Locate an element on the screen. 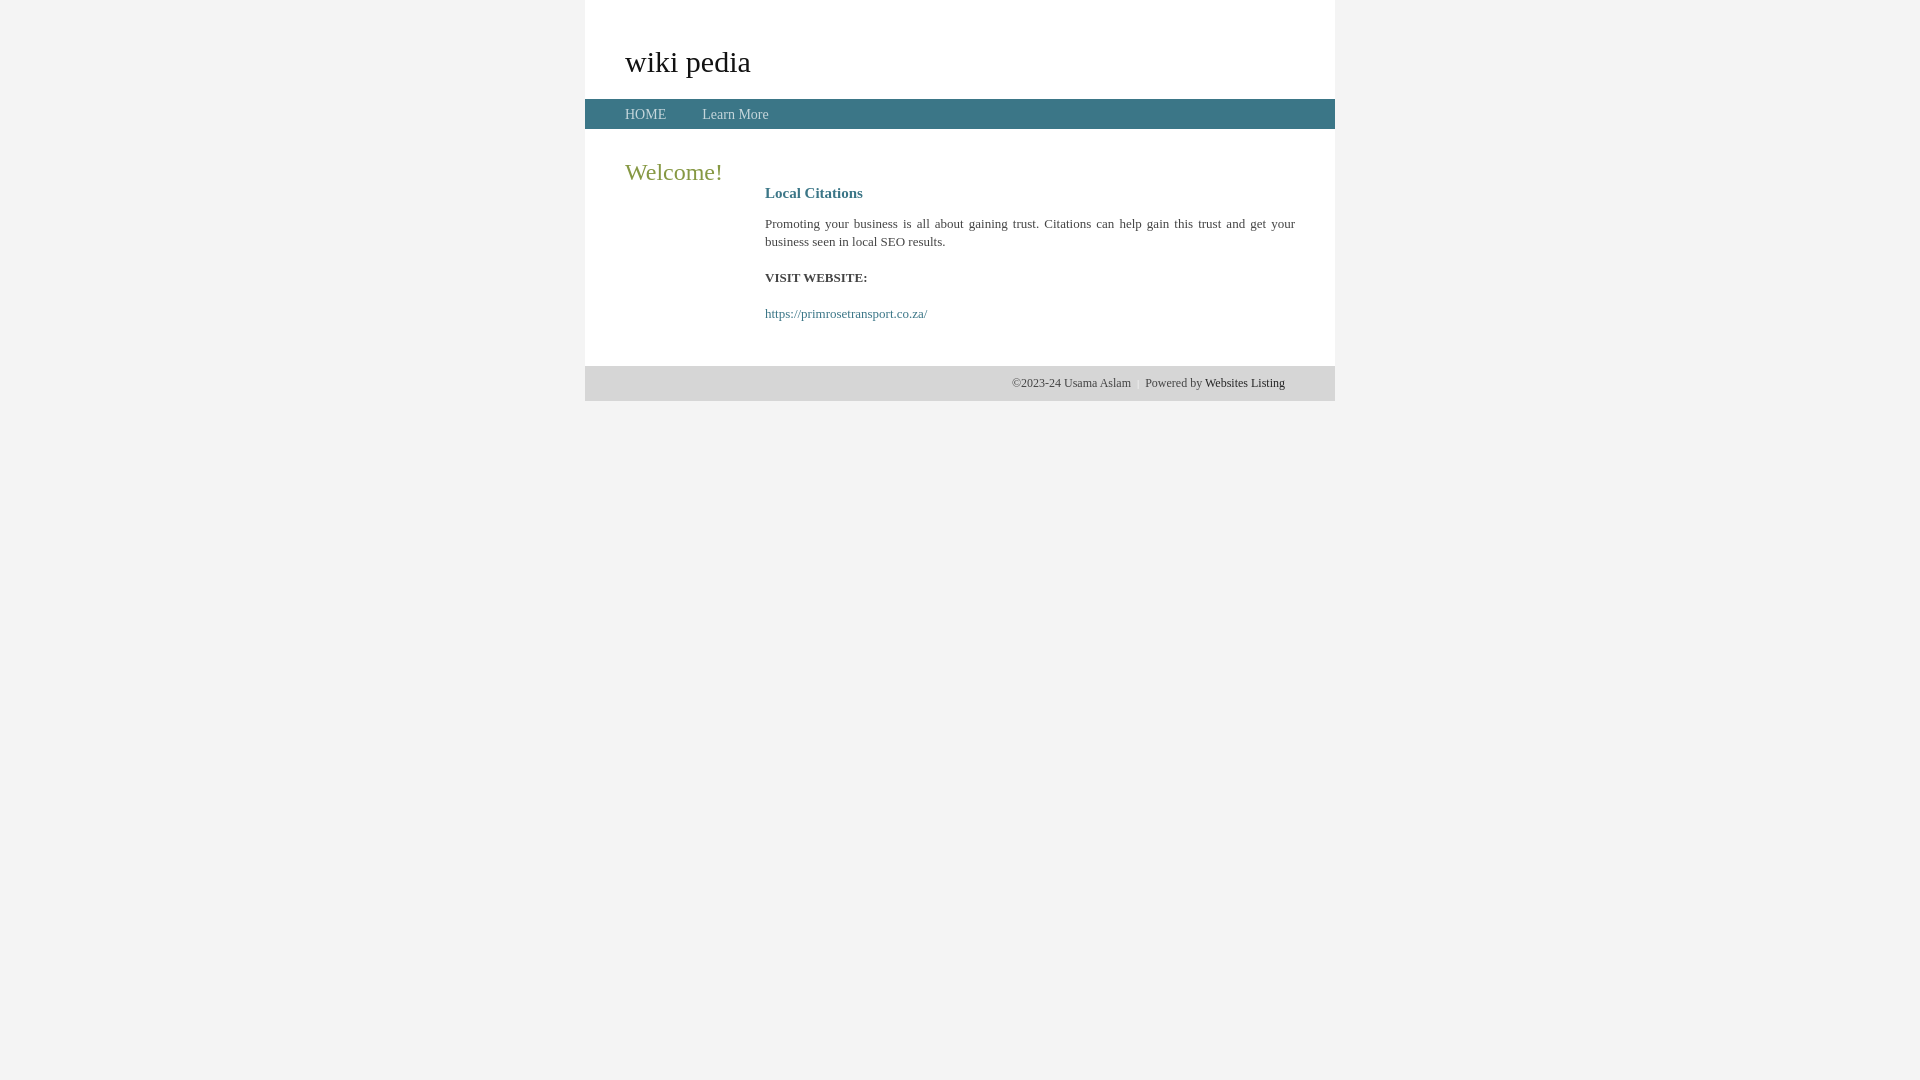 The image size is (1920, 1080). 'Learn More' is located at coordinates (733, 114).